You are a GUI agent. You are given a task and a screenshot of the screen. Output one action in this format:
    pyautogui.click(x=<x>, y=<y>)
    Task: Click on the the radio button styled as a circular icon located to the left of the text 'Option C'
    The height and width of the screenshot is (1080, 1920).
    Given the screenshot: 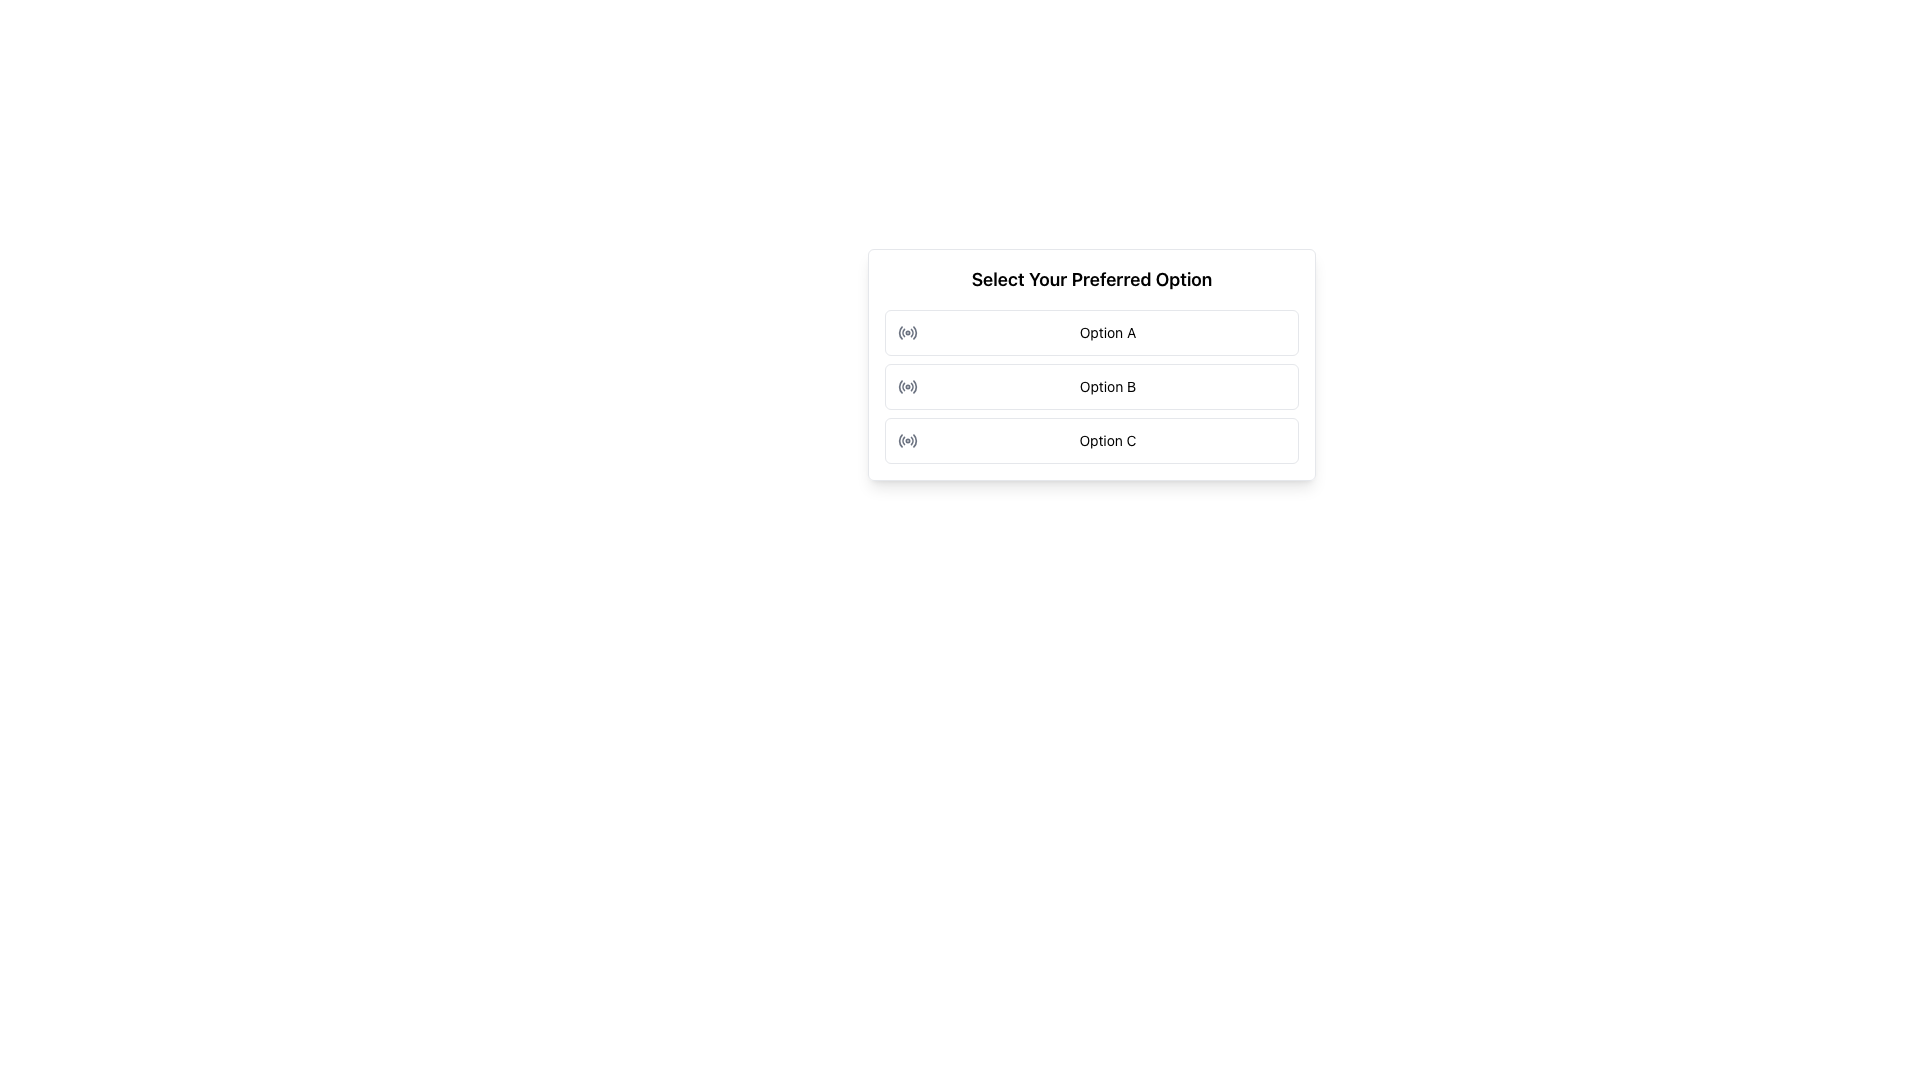 What is the action you would take?
    pyautogui.click(x=906, y=439)
    